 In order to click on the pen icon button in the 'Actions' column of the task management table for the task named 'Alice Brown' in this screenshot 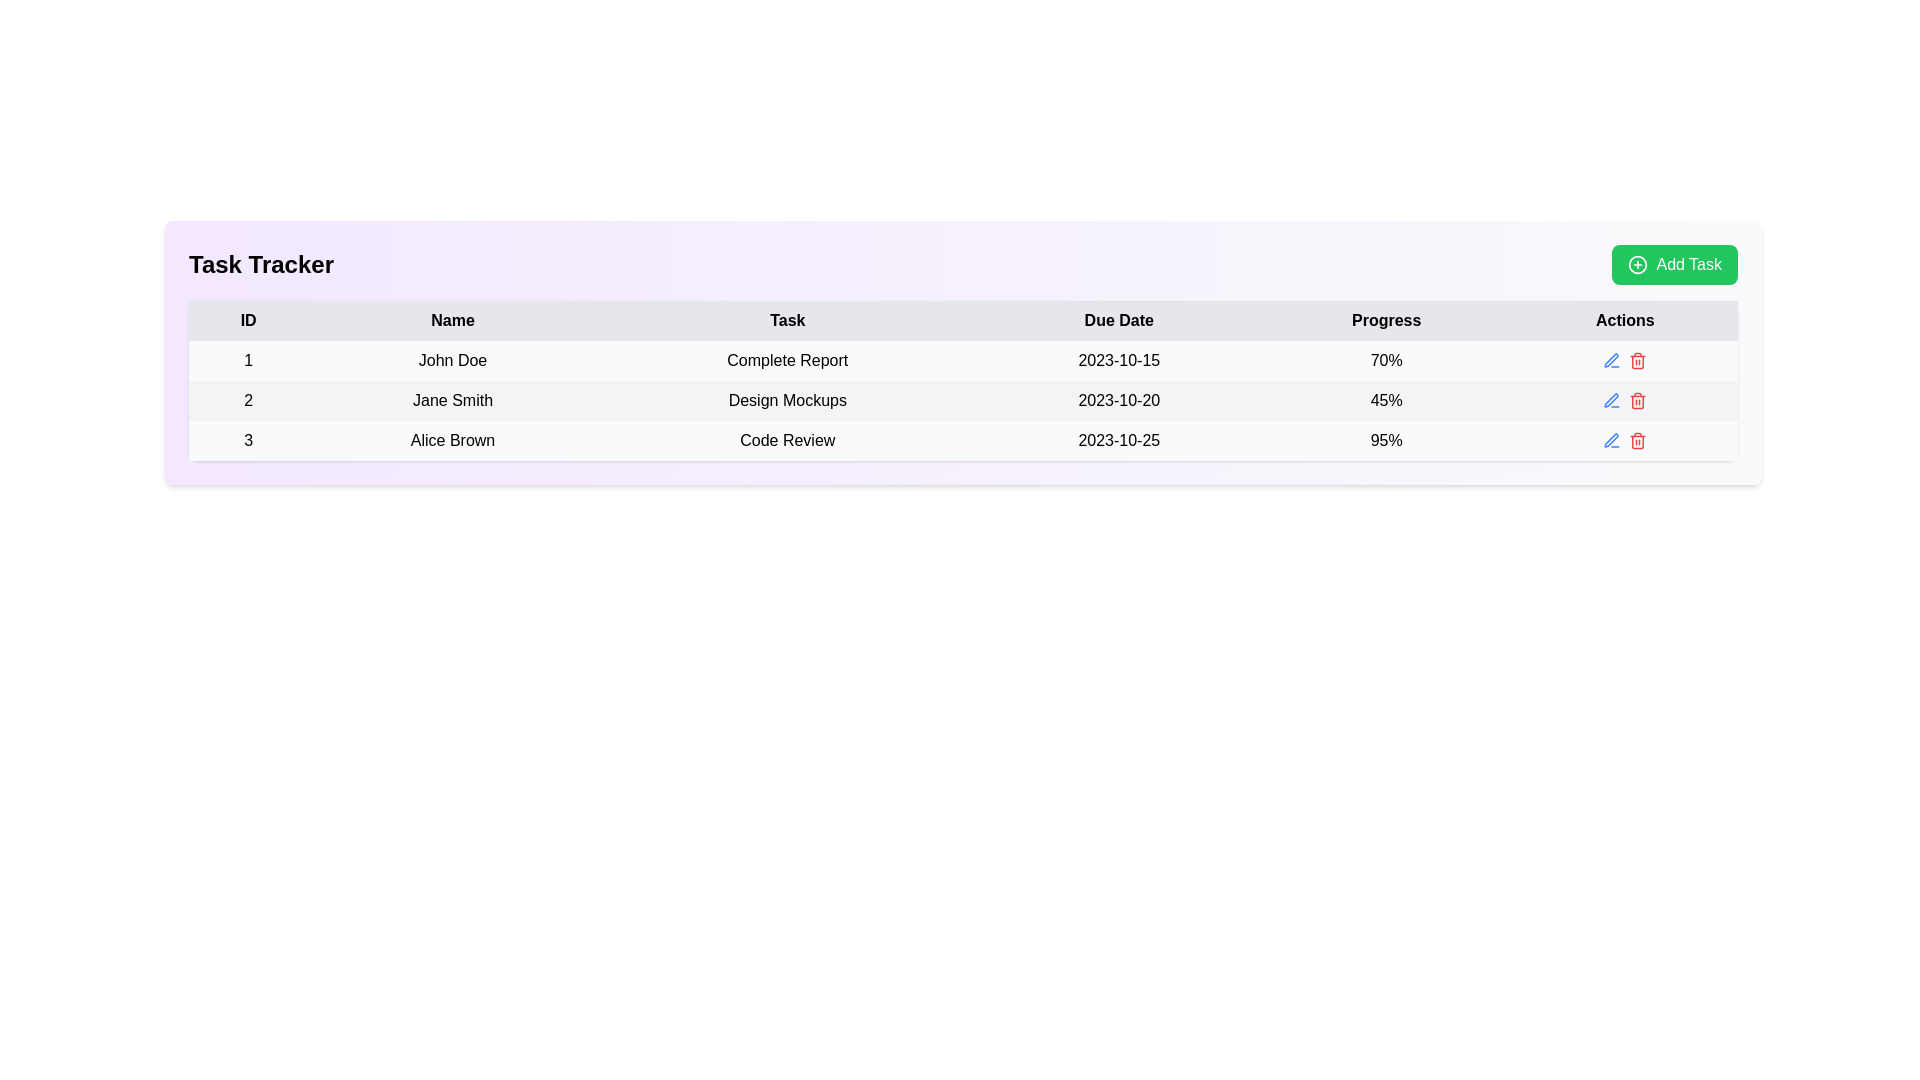, I will do `click(1612, 439)`.